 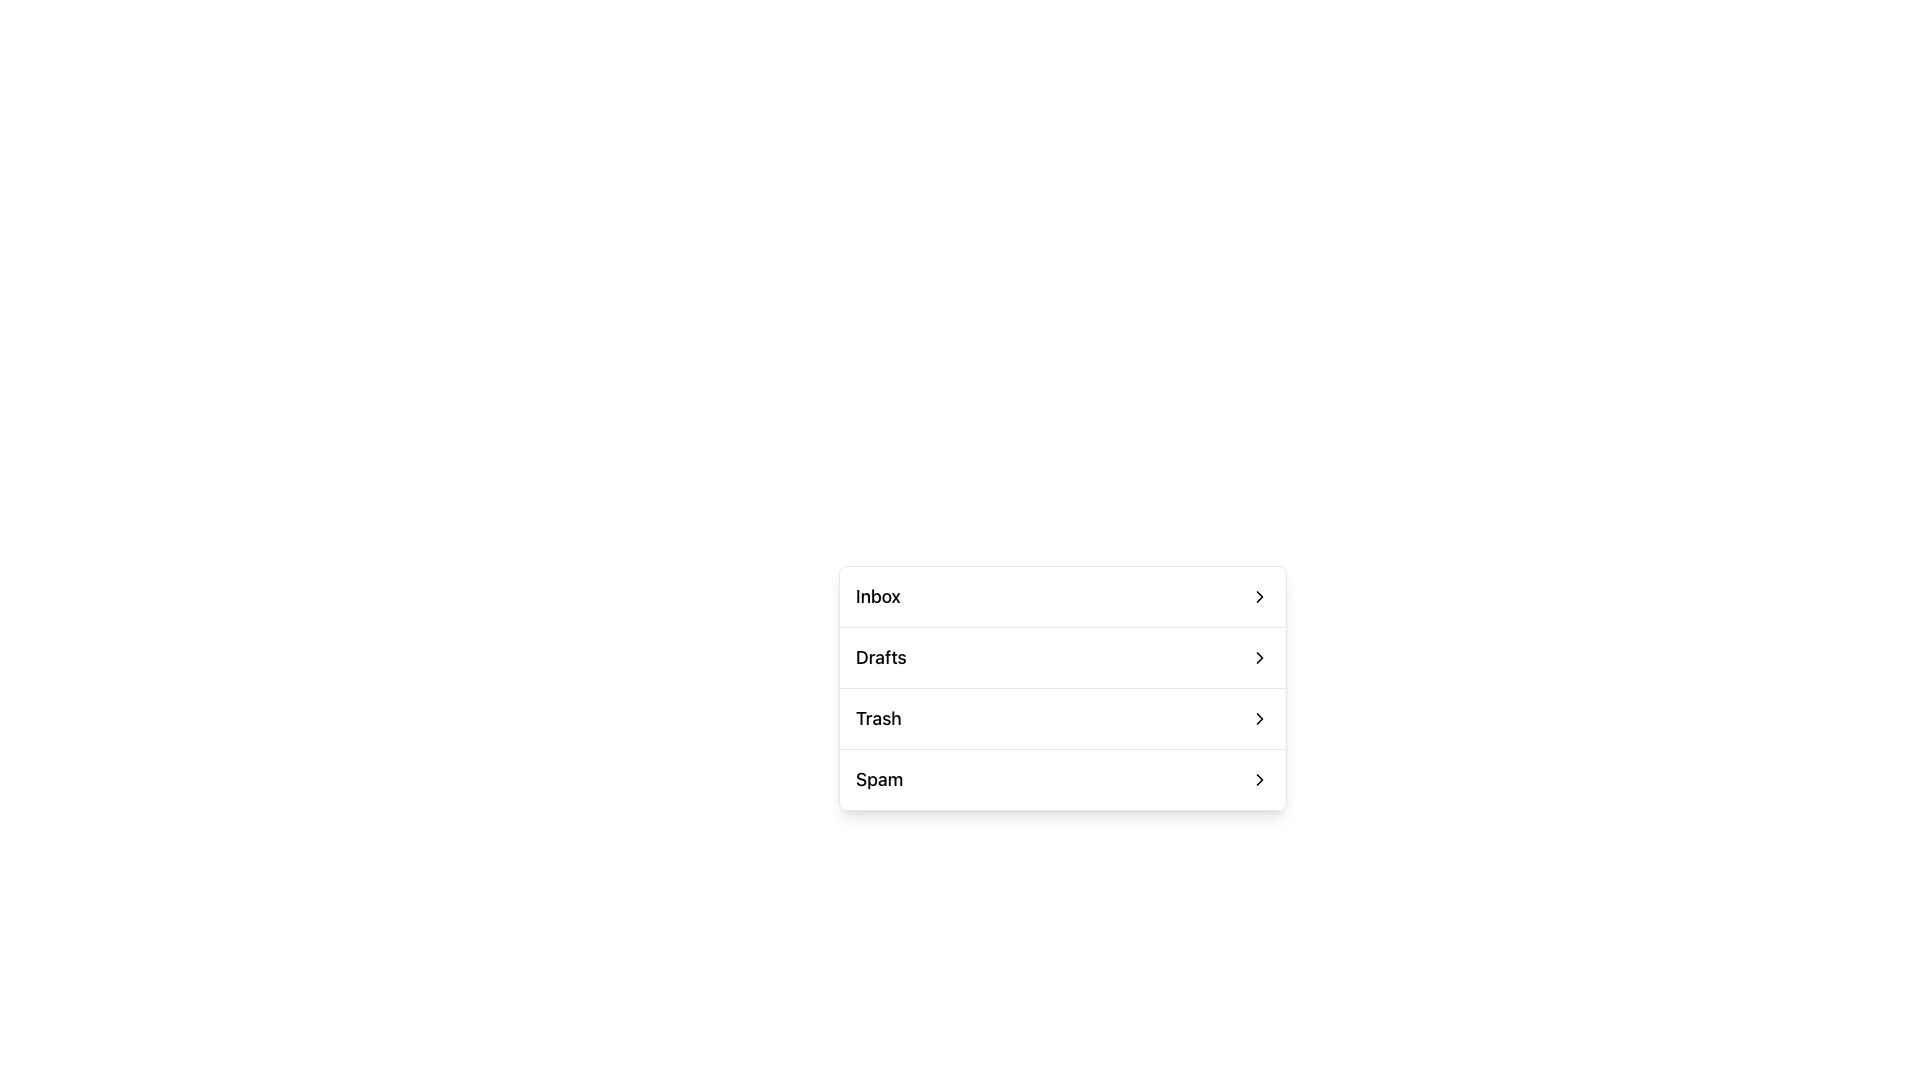 What do you see at coordinates (879, 778) in the screenshot?
I see `the text label positioned in the fourth entry of the vertical menu, located beneath the 'Trash' menu item, to gather context about the interactive option` at bounding box center [879, 778].